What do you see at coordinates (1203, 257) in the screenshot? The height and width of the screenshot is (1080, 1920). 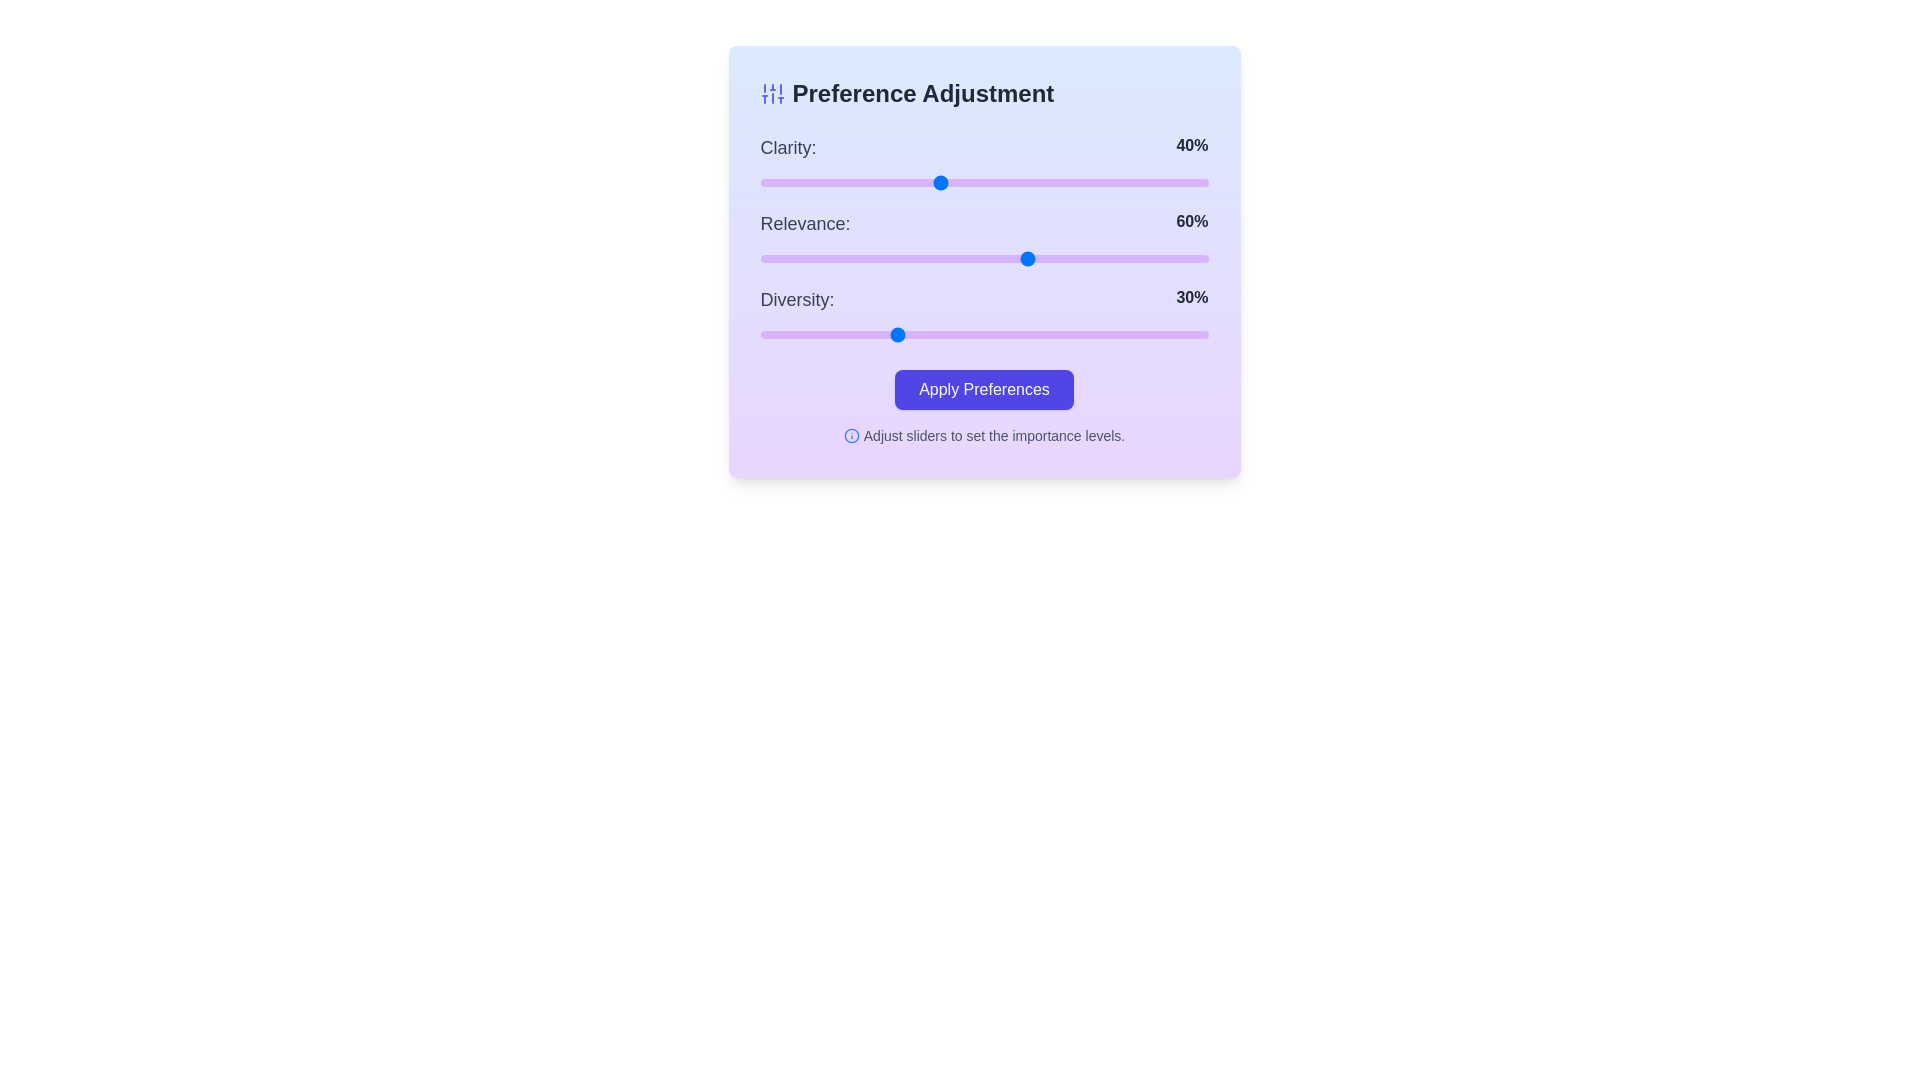 I see `the slider for 1 to 99%` at bounding box center [1203, 257].